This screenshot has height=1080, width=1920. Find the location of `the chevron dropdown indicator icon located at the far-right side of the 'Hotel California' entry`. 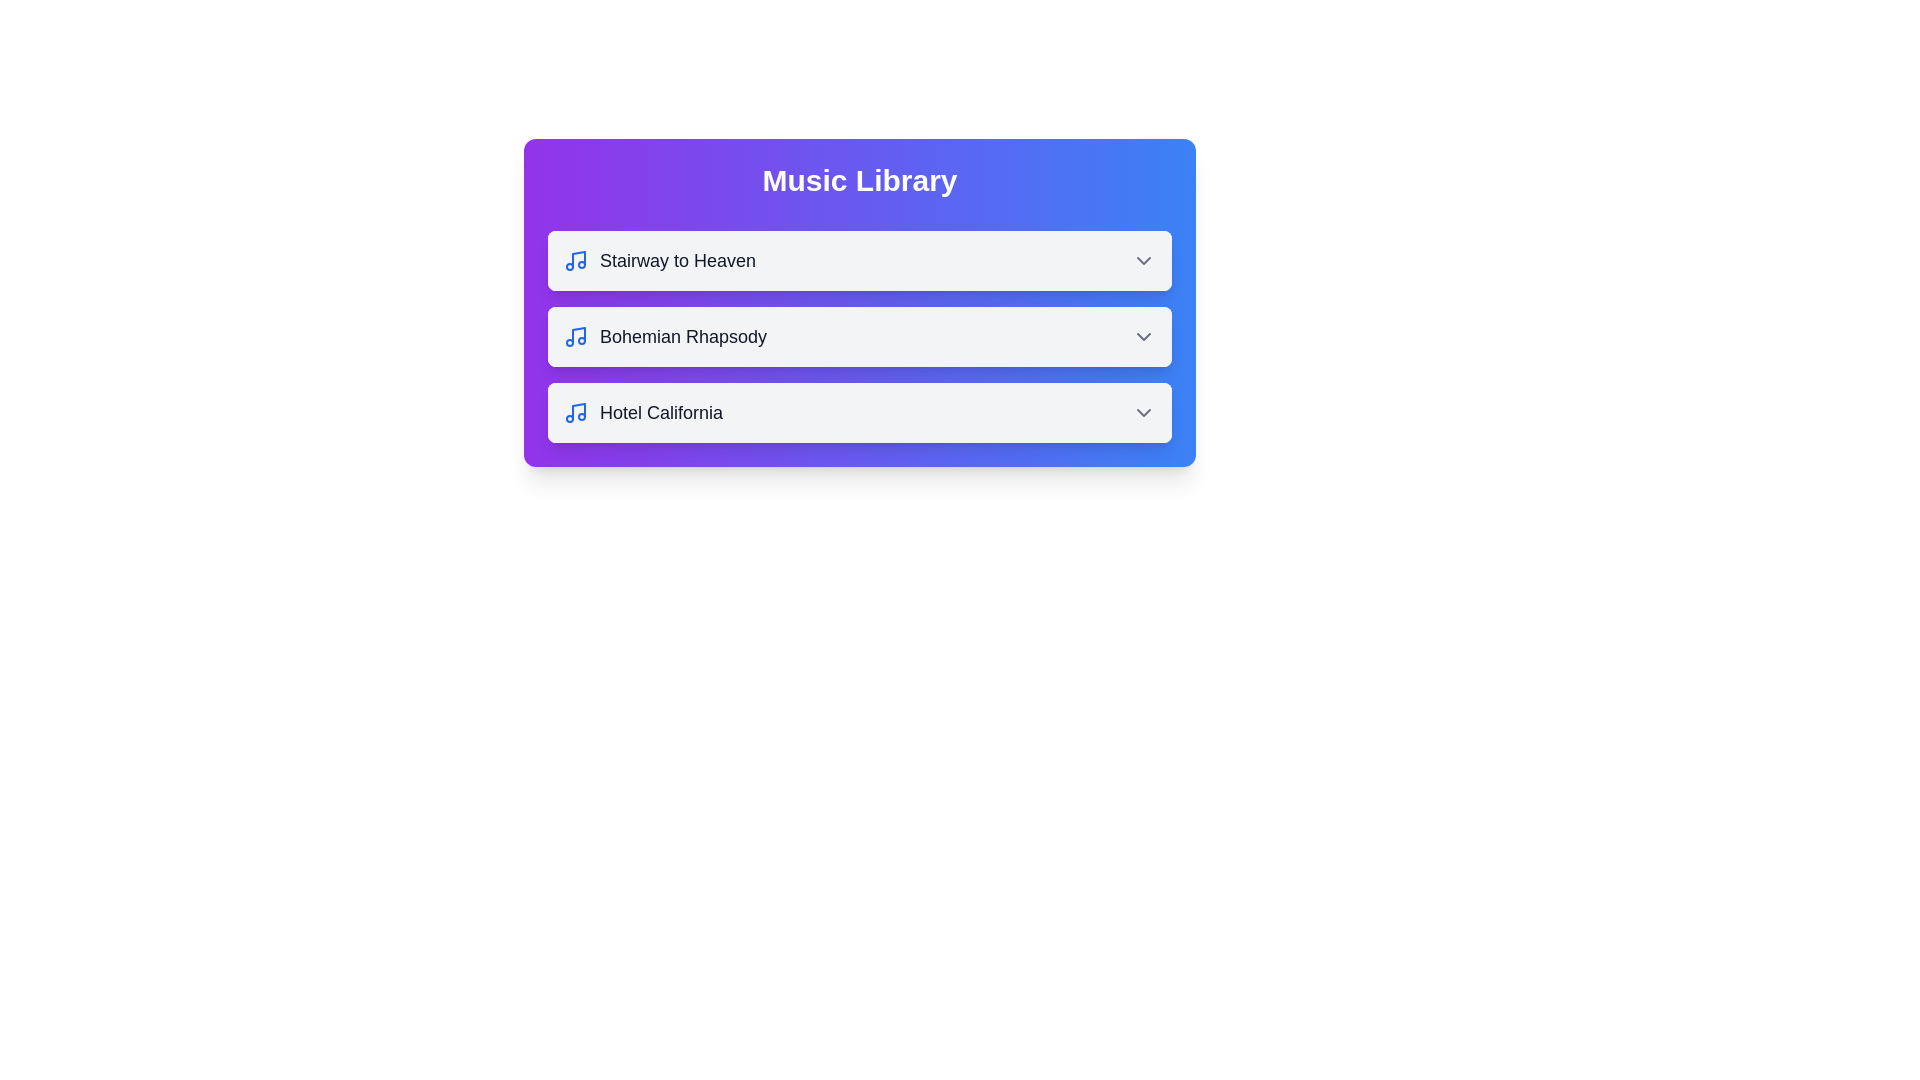

the chevron dropdown indicator icon located at the far-right side of the 'Hotel California' entry is located at coordinates (1143, 411).